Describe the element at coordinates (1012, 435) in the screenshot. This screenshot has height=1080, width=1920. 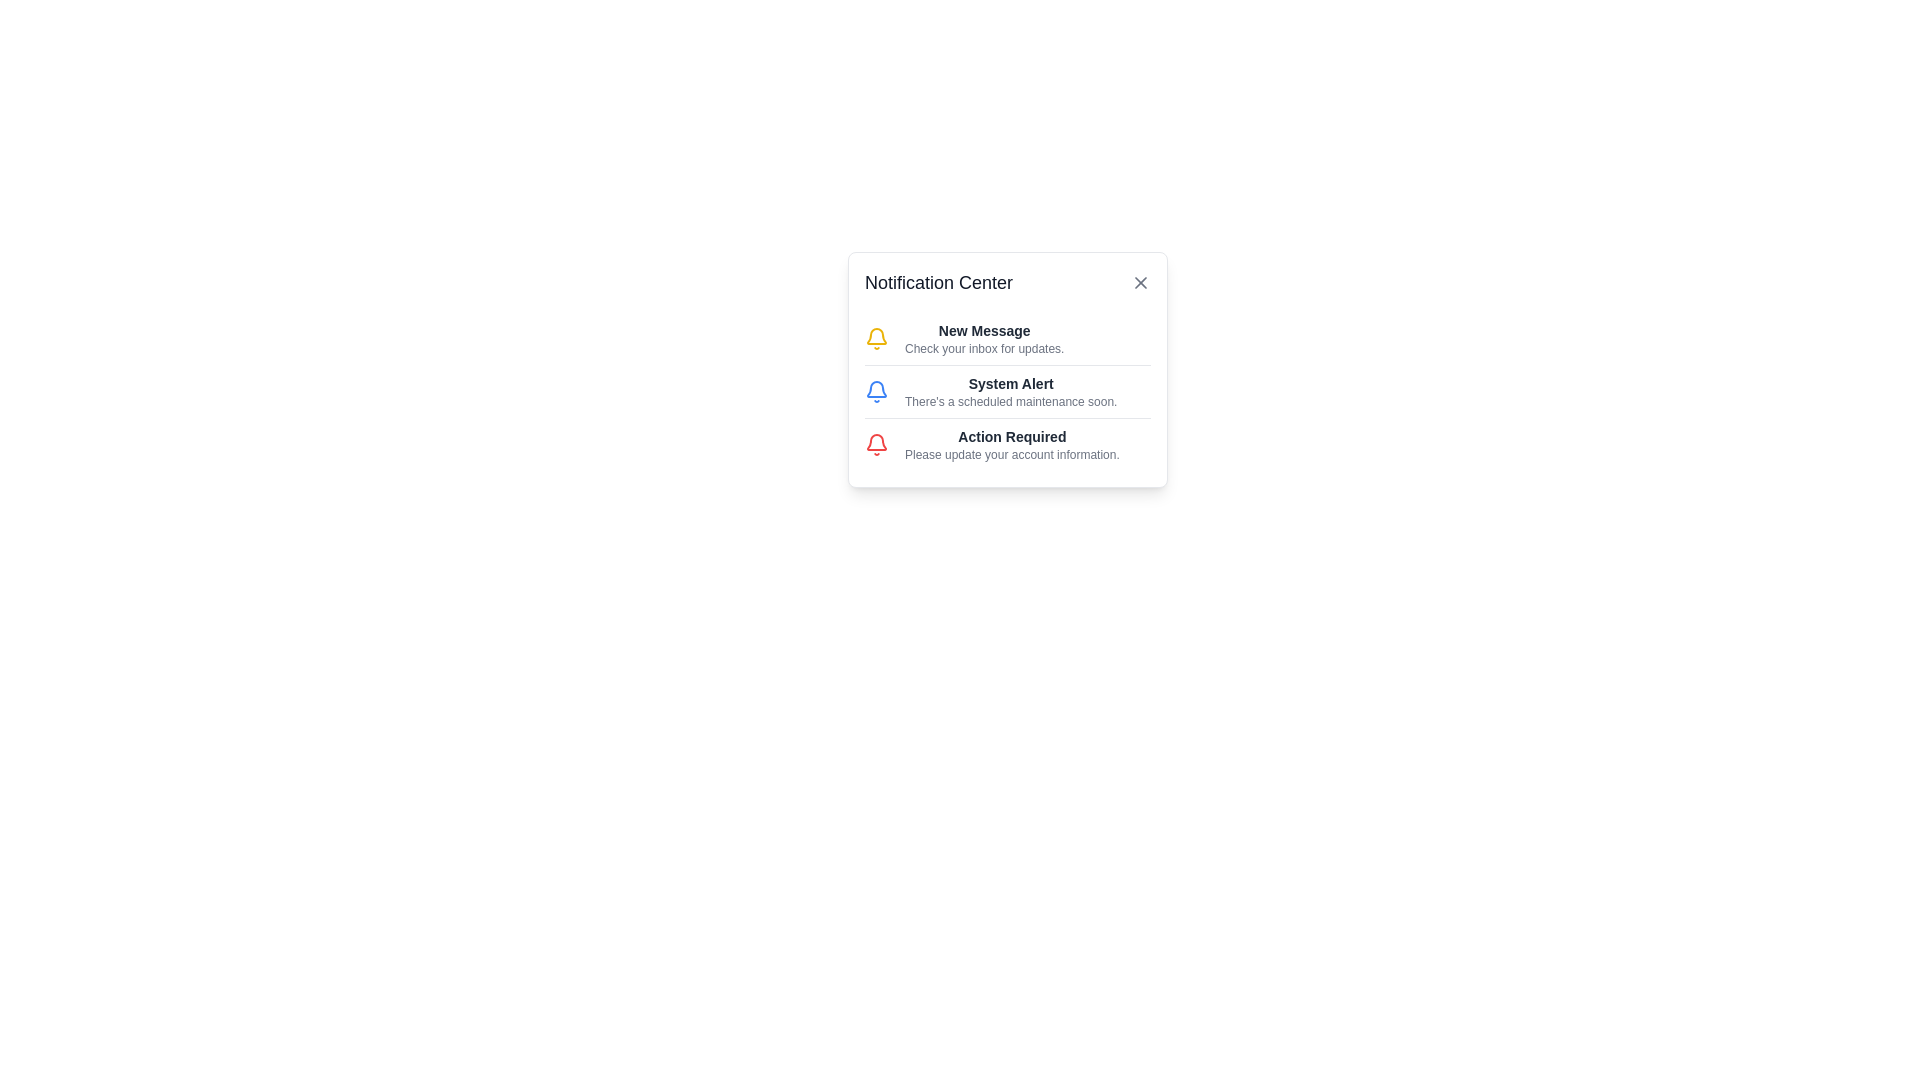
I see `the text label displaying 'Action Required' in bold within the notification card under the 'Notification Center'` at that location.